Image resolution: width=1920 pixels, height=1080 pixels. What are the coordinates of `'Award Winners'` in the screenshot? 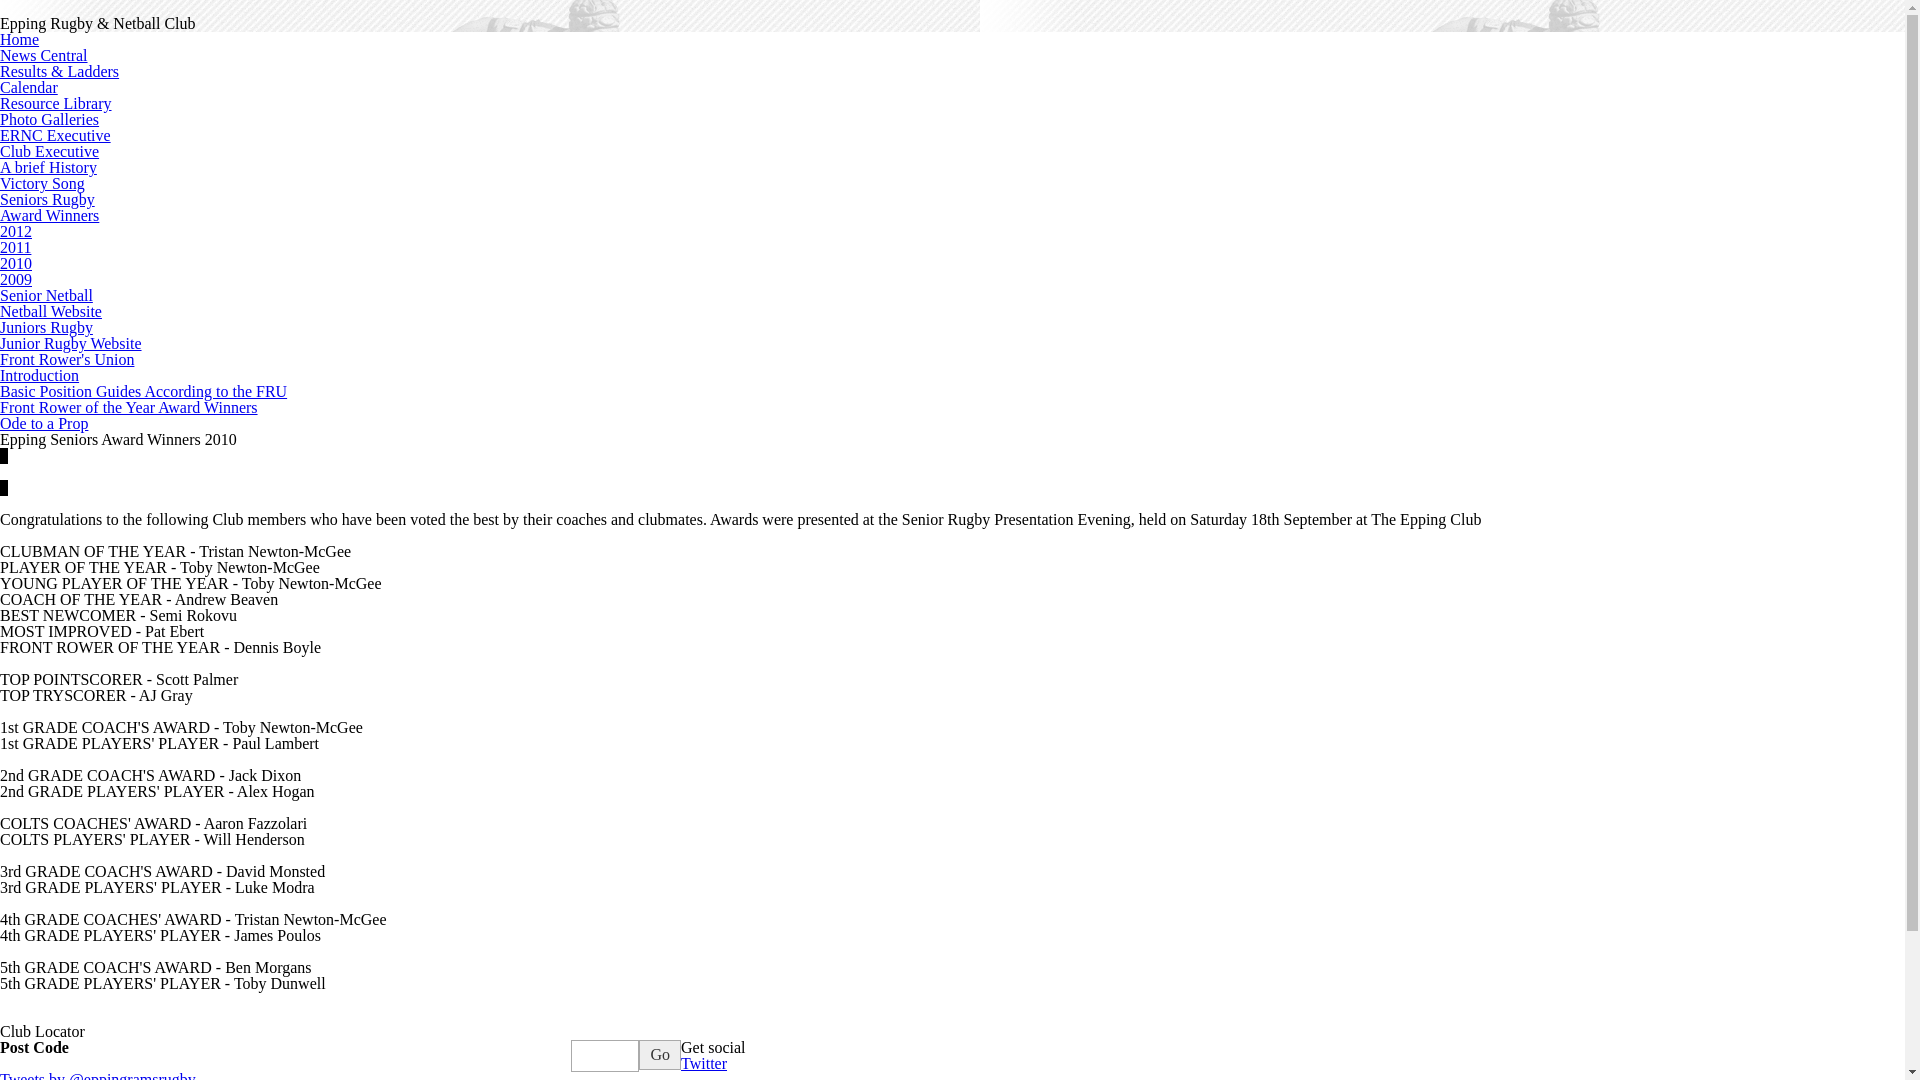 It's located at (0, 215).